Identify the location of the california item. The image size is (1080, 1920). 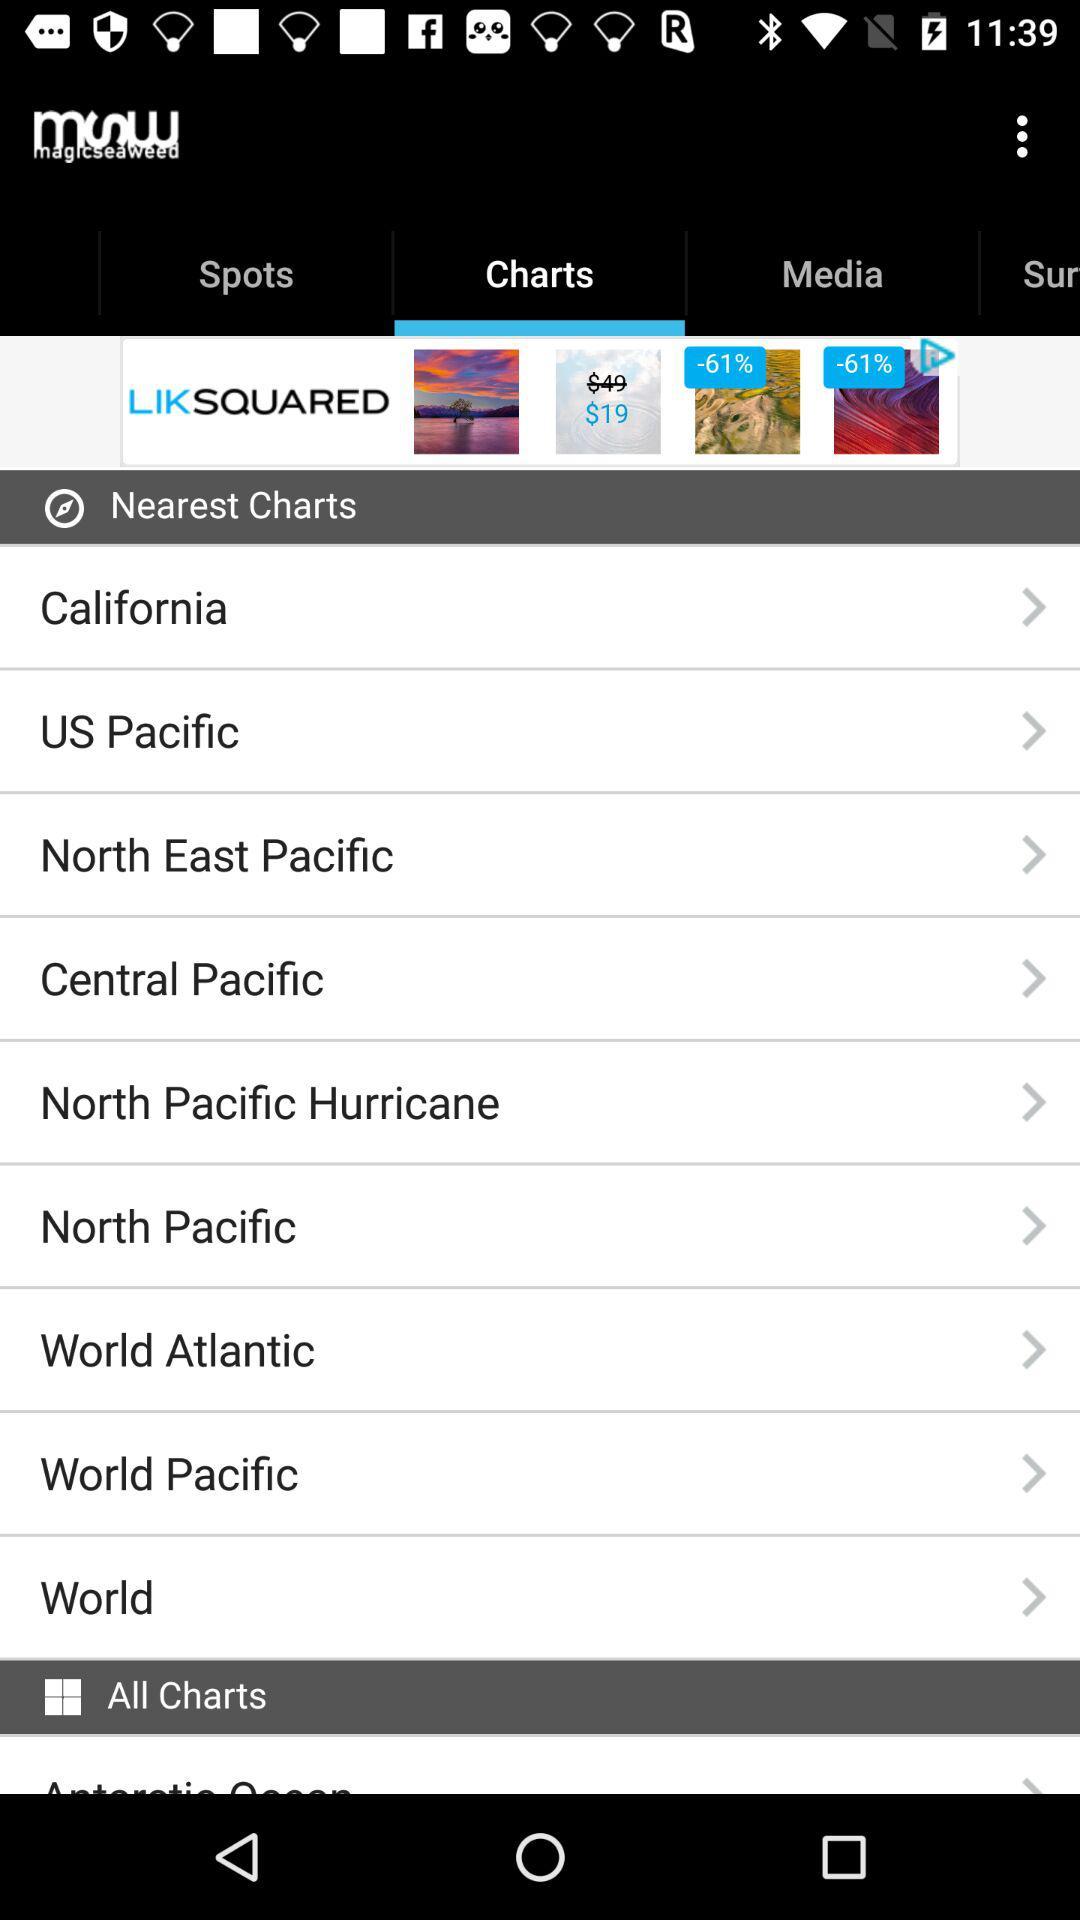
(133, 605).